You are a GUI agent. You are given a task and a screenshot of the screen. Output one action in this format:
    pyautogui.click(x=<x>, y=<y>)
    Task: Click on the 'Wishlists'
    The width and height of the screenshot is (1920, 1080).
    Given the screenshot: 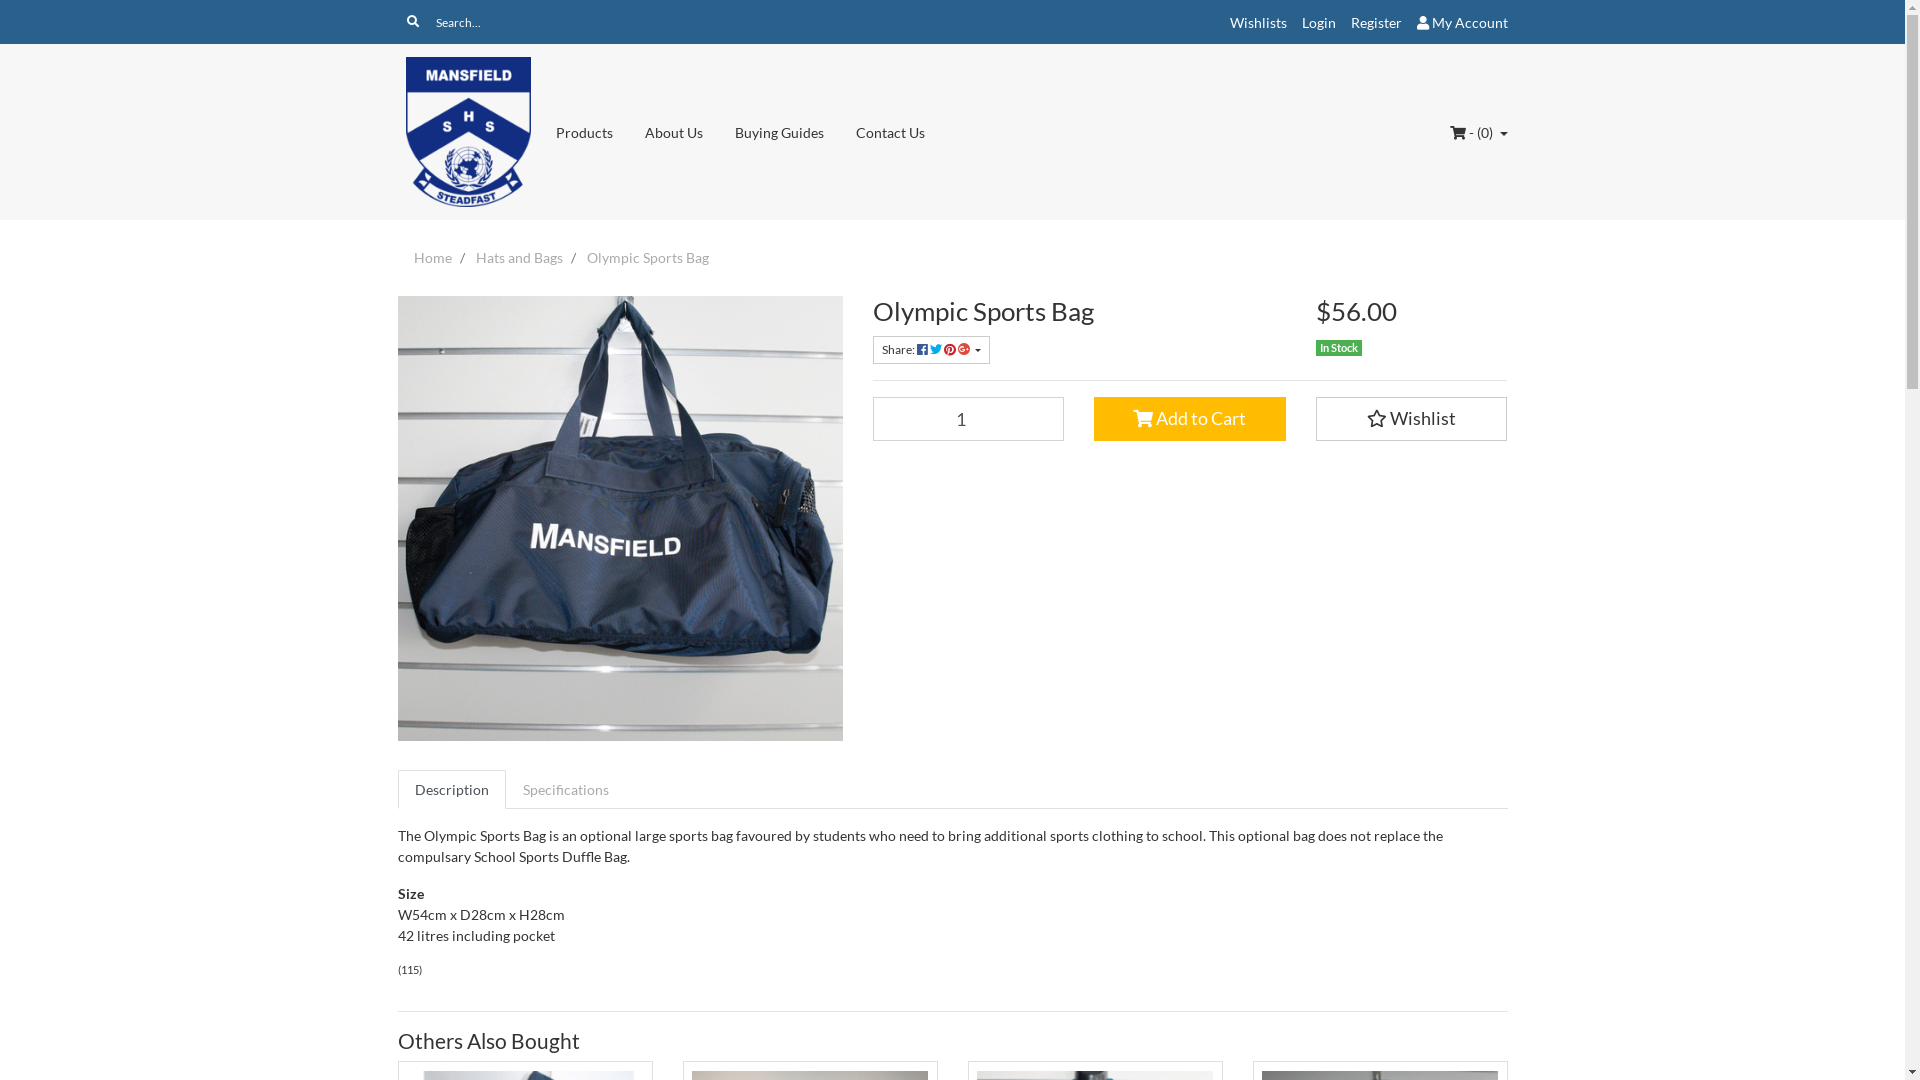 What is the action you would take?
    pyautogui.click(x=1257, y=22)
    